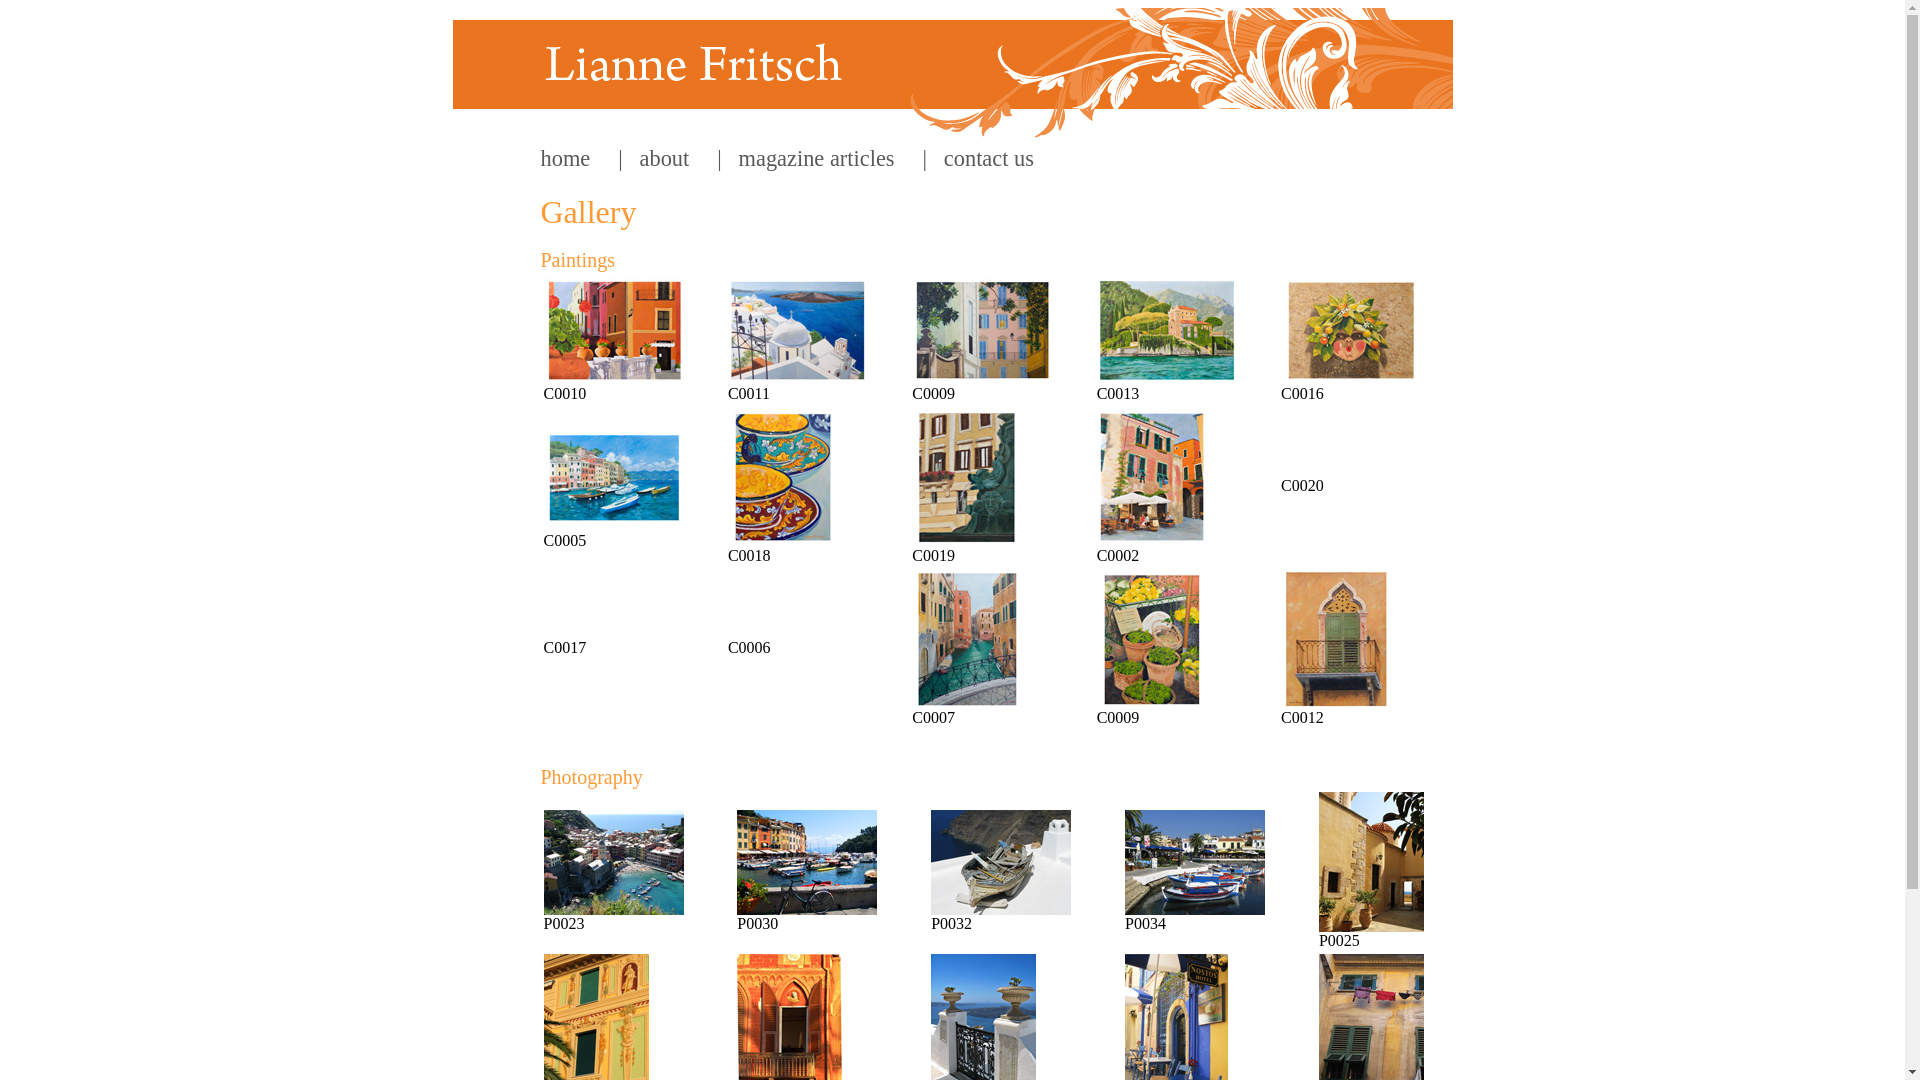 The image size is (1920, 1080). What do you see at coordinates (579, 157) in the screenshot?
I see `'home     |'` at bounding box center [579, 157].